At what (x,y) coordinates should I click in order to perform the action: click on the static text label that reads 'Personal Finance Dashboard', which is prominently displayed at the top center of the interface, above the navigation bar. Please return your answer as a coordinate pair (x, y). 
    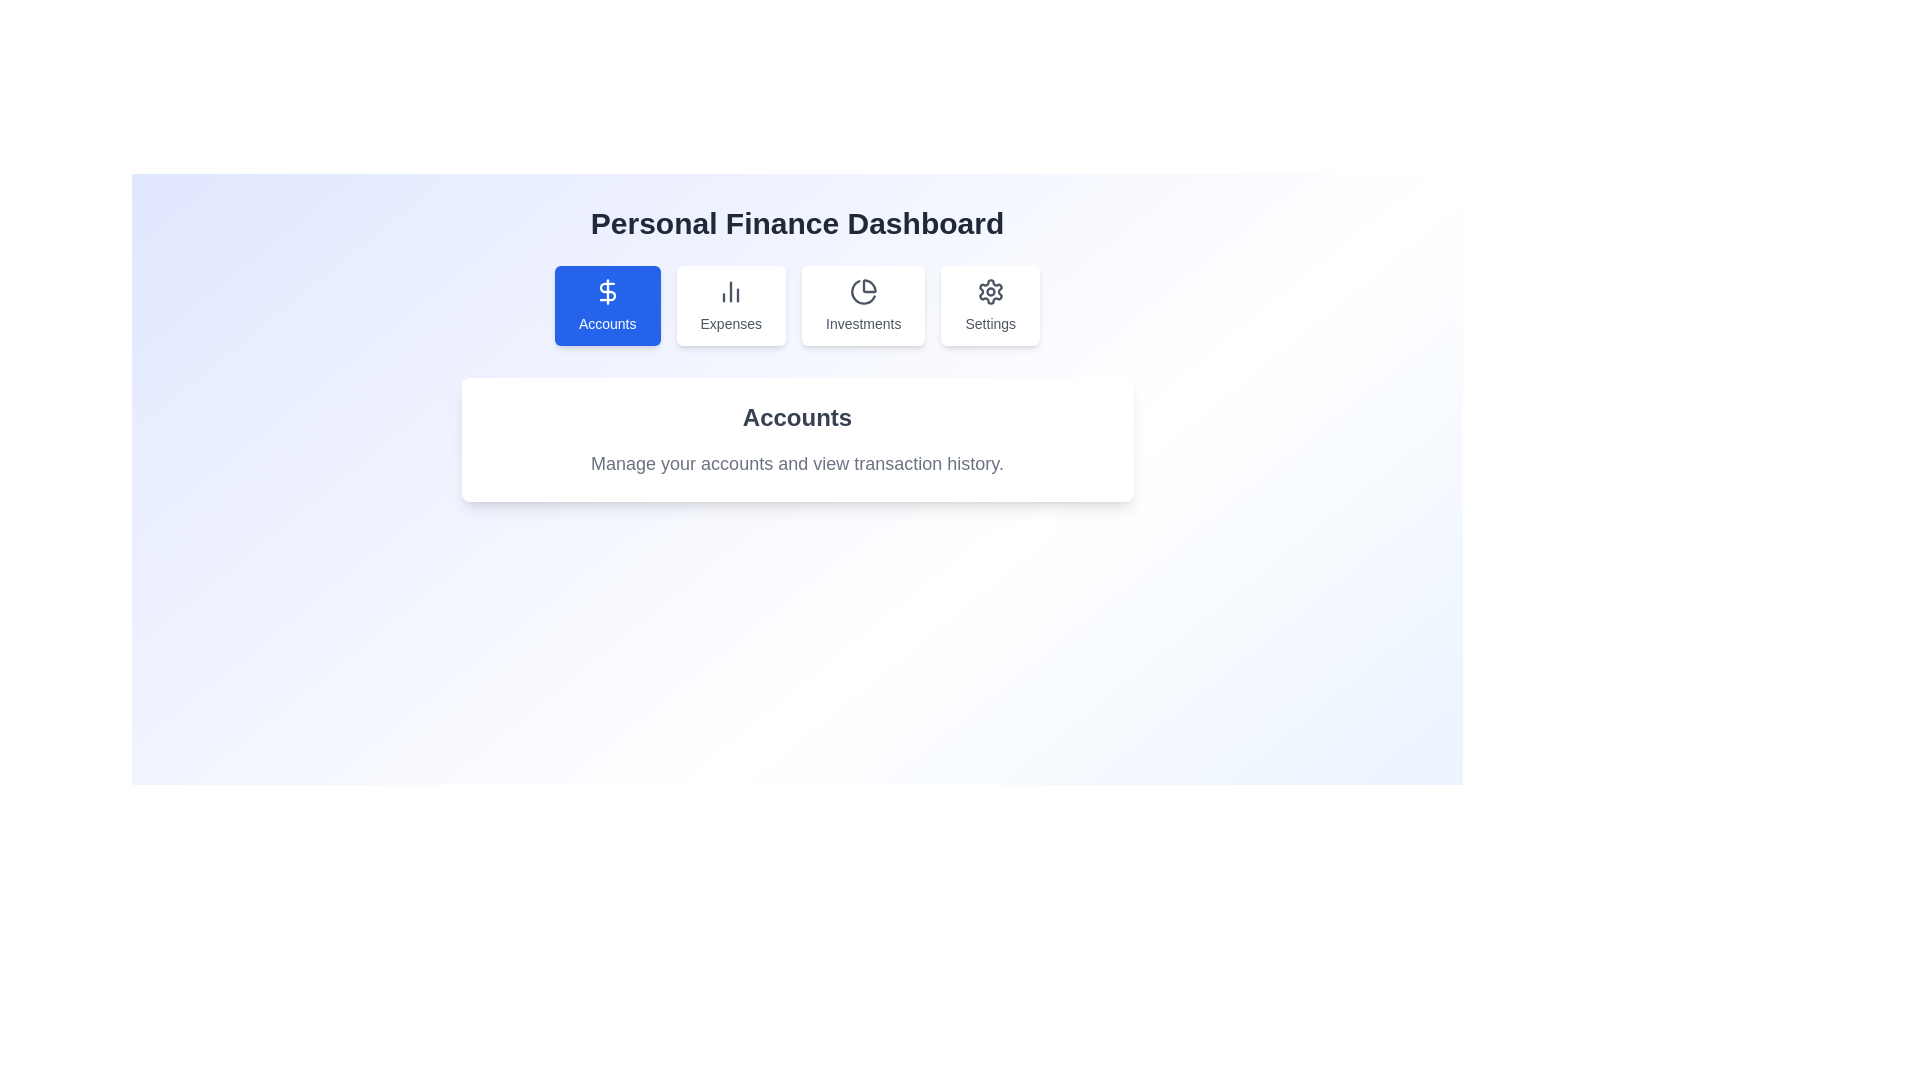
    Looking at the image, I should click on (796, 223).